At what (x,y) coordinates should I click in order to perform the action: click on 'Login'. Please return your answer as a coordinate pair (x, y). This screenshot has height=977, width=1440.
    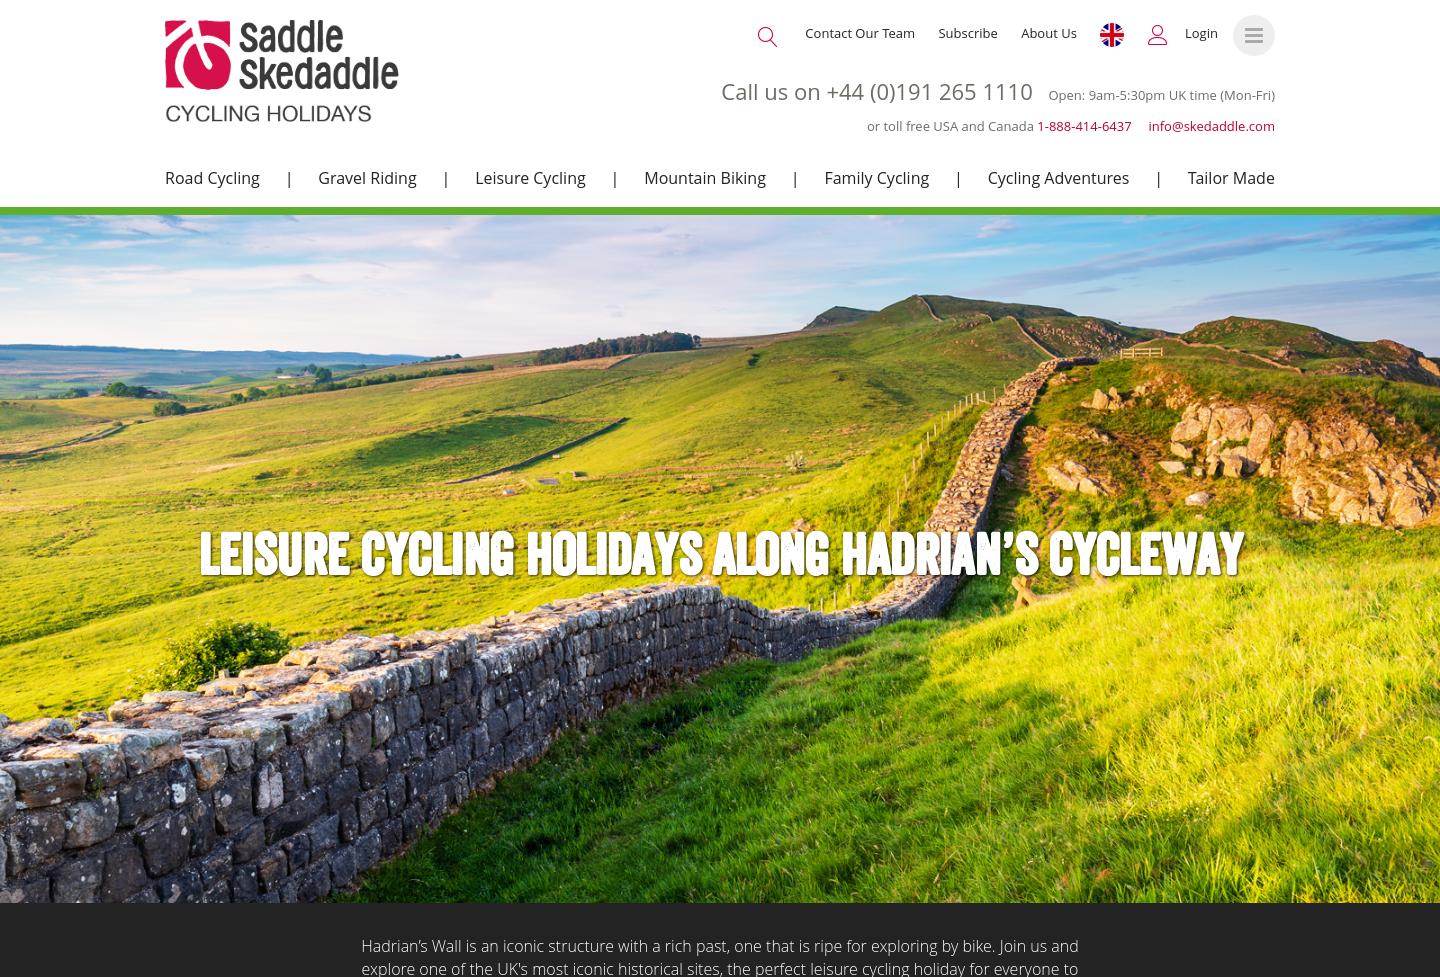
    Looking at the image, I should click on (1184, 33).